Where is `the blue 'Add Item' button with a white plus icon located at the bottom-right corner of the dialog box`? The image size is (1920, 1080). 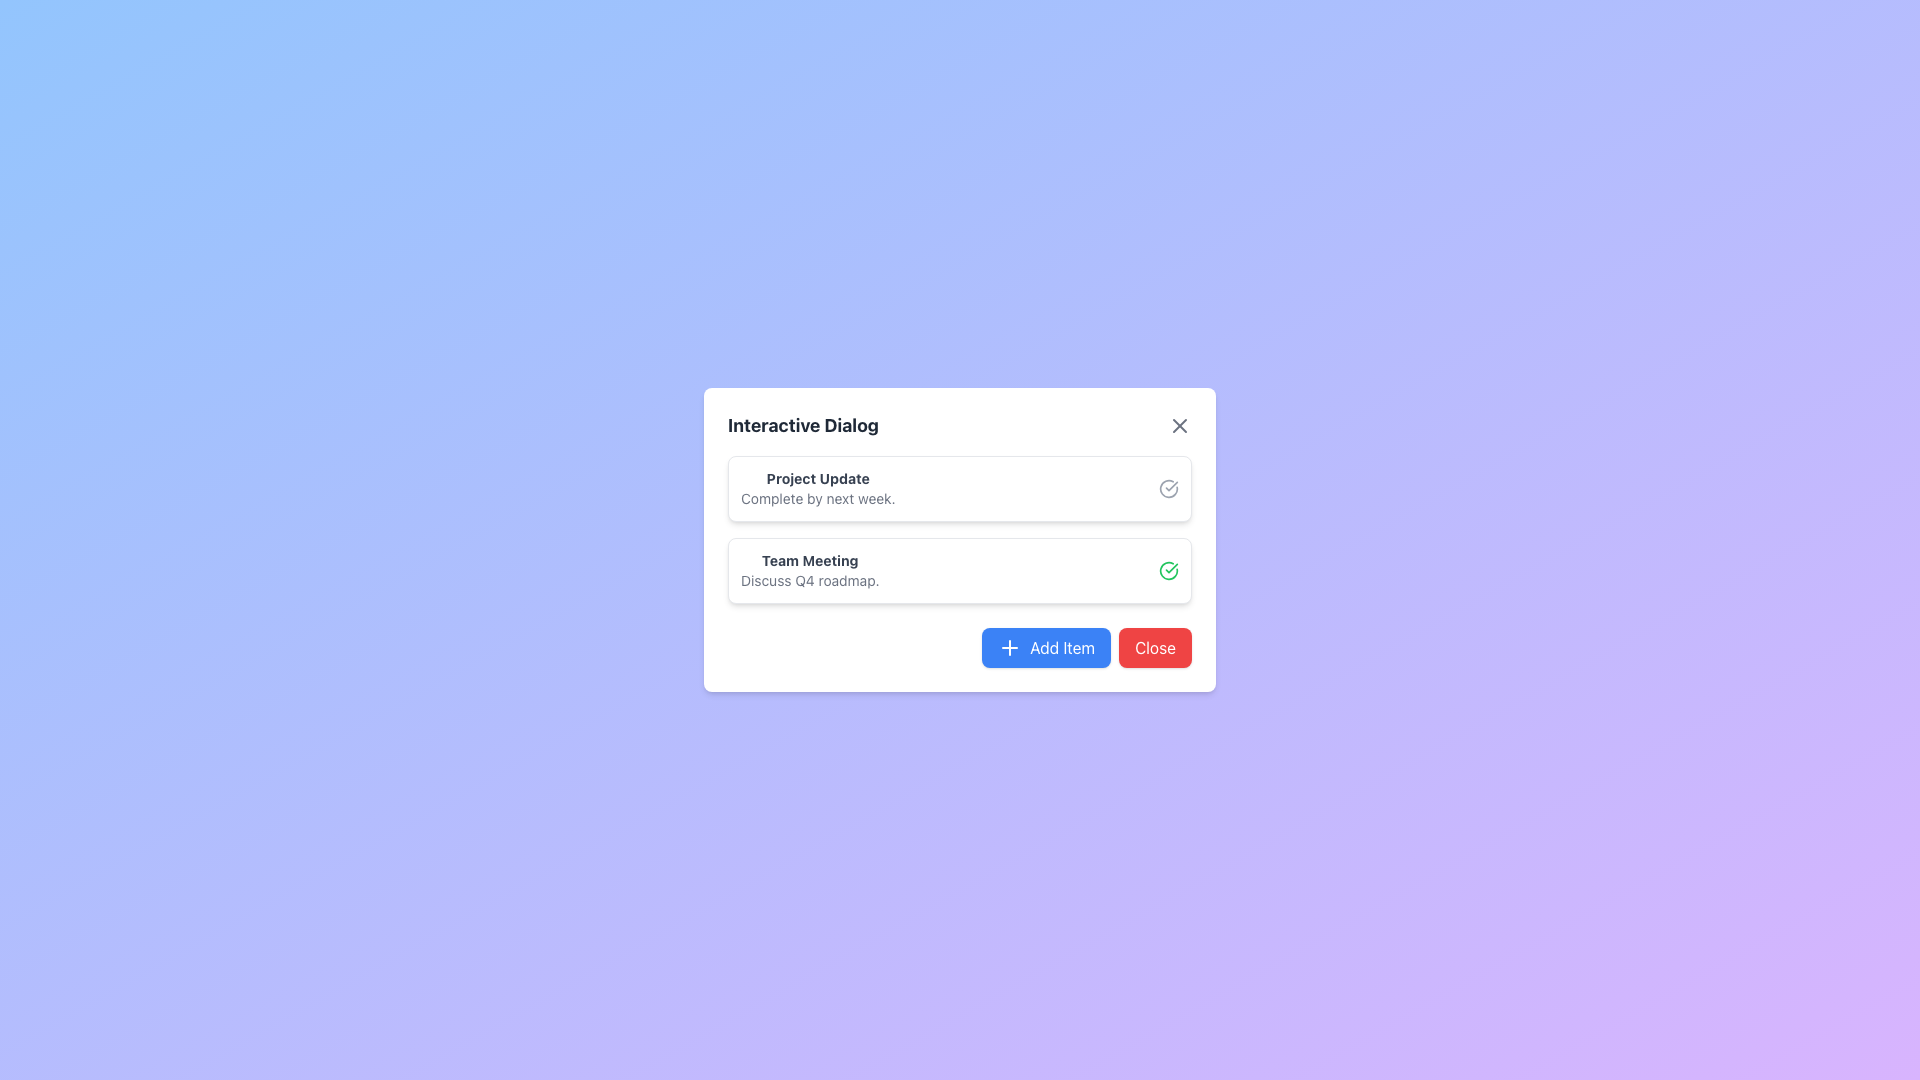 the blue 'Add Item' button with a white plus icon located at the bottom-right corner of the dialog box is located at coordinates (1045, 648).